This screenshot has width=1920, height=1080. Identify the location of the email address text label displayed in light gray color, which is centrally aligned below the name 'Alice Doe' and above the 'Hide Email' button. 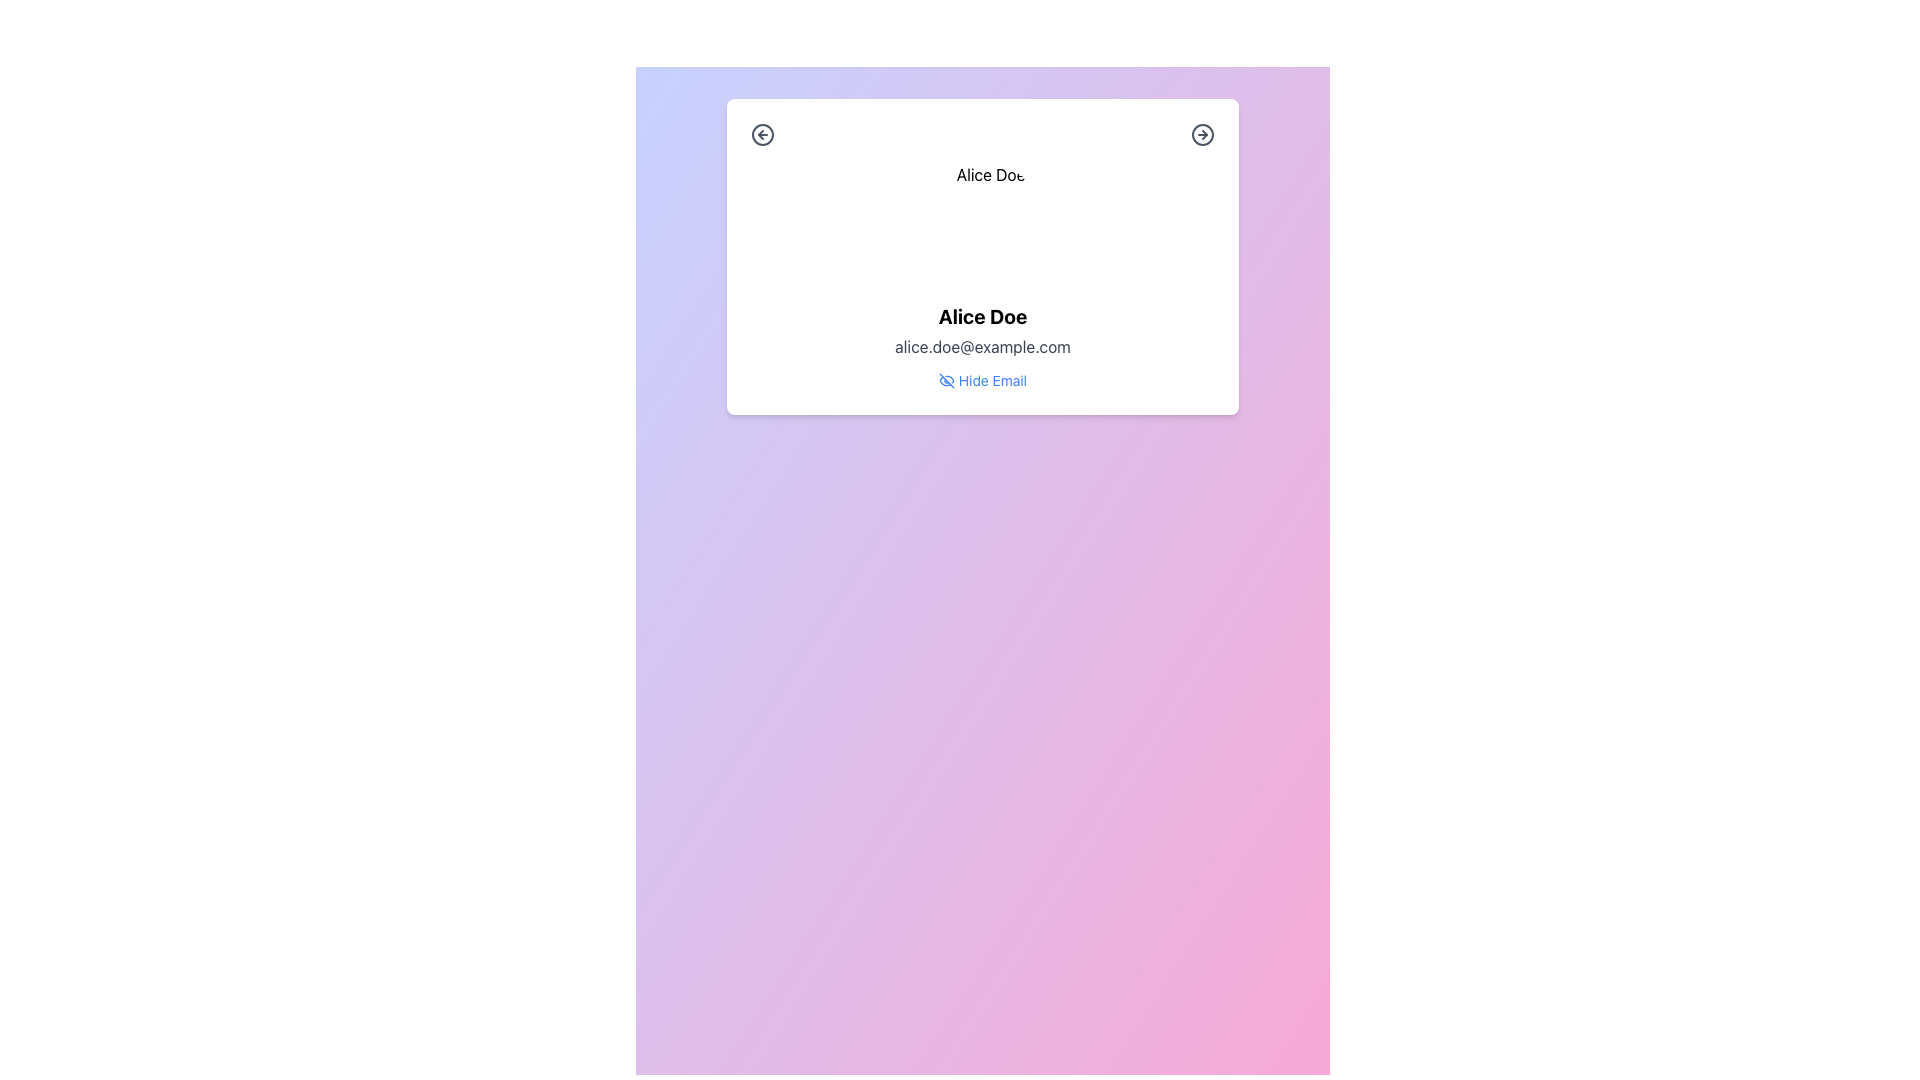
(983, 346).